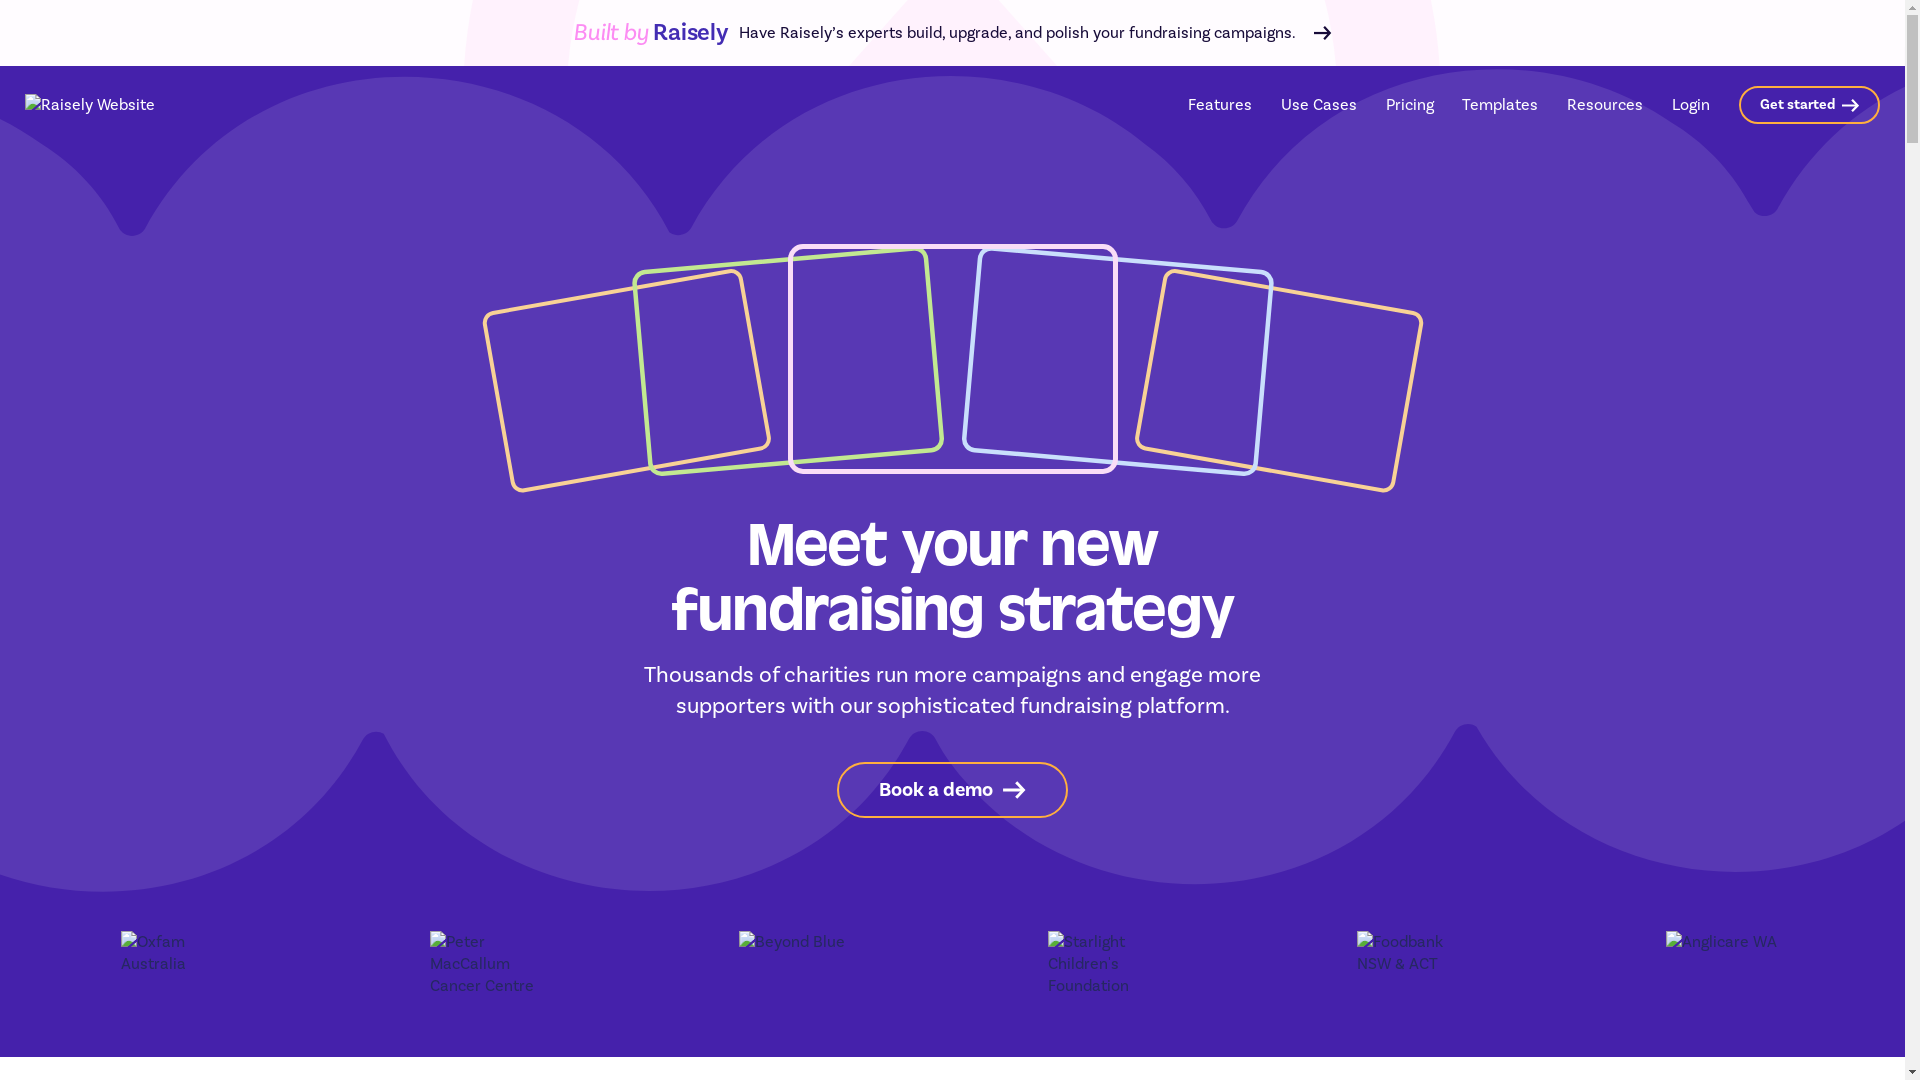  What do you see at coordinates (1218, 104) in the screenshot?
I see `'Features'` at bounding box center [1218, 104].